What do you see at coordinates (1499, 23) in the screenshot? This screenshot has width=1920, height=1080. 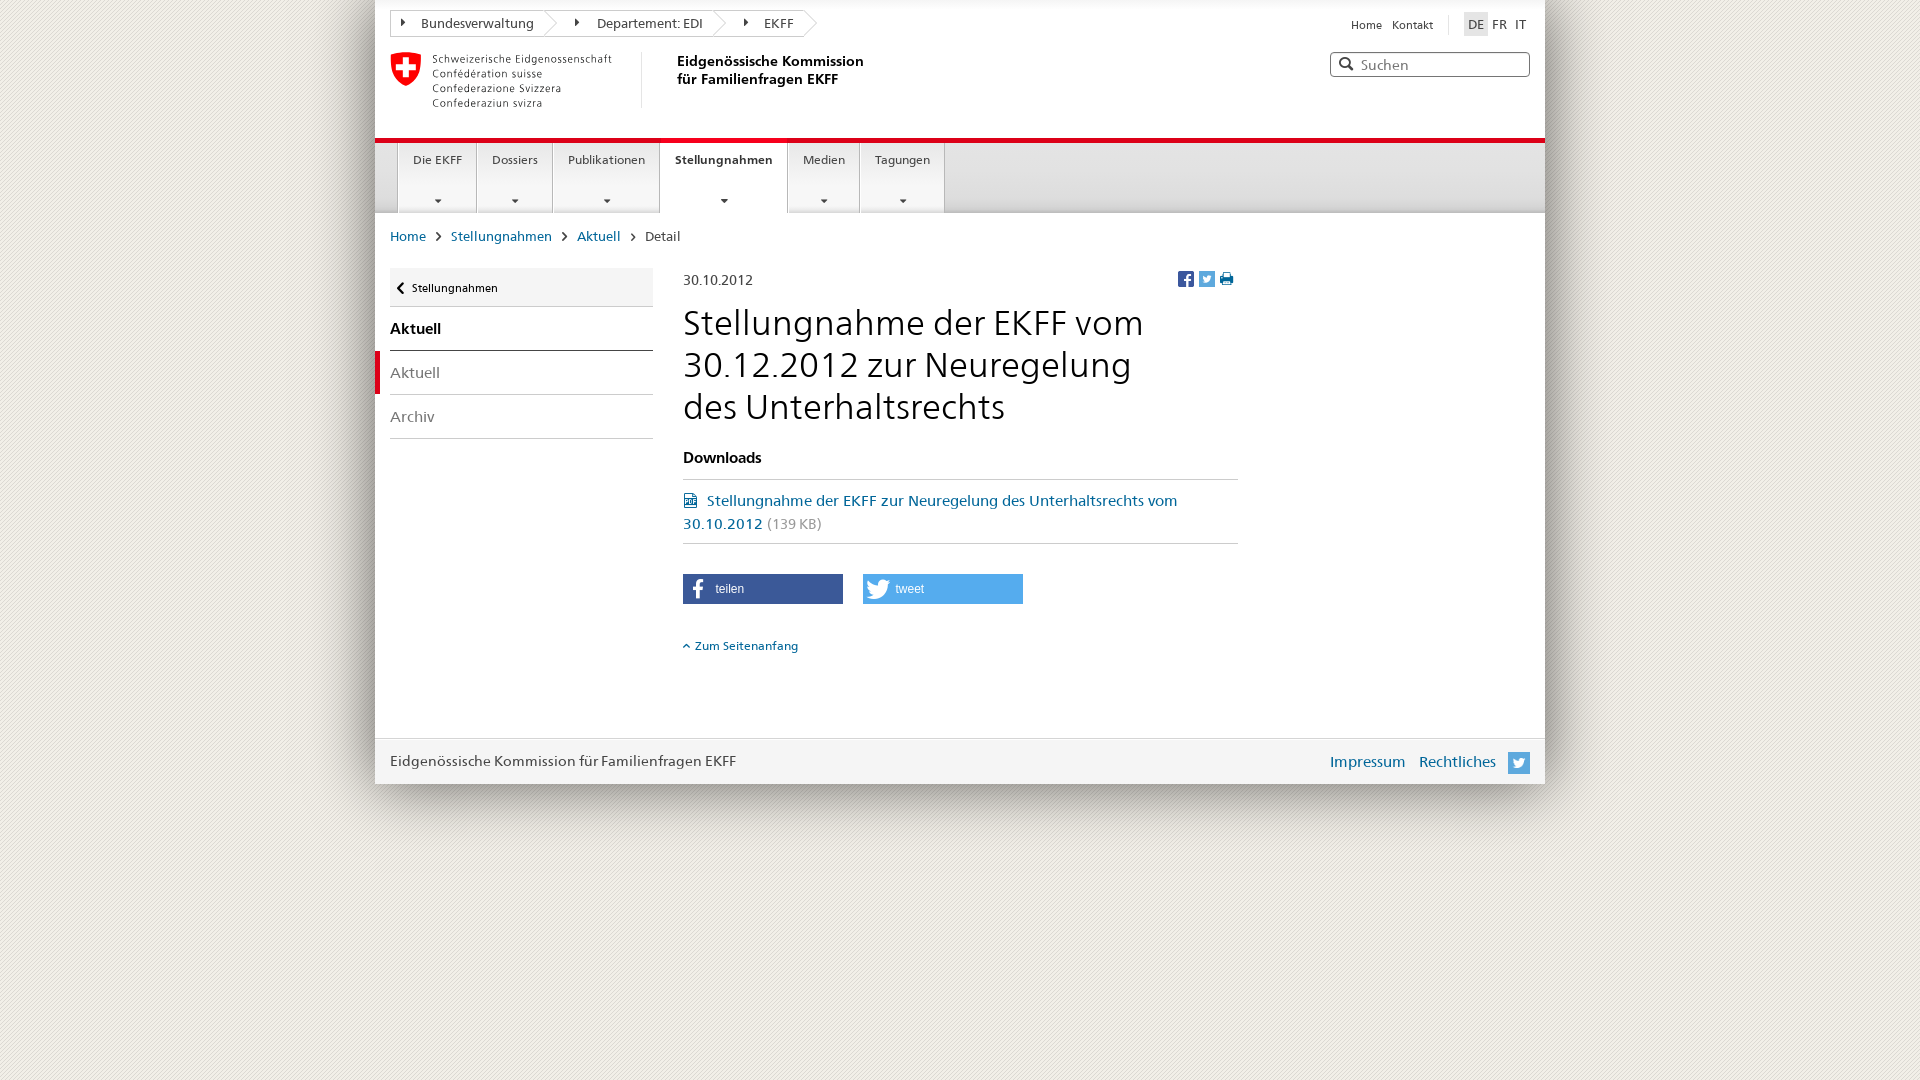 I see `'FR'` at bounding box center [1499, 23].